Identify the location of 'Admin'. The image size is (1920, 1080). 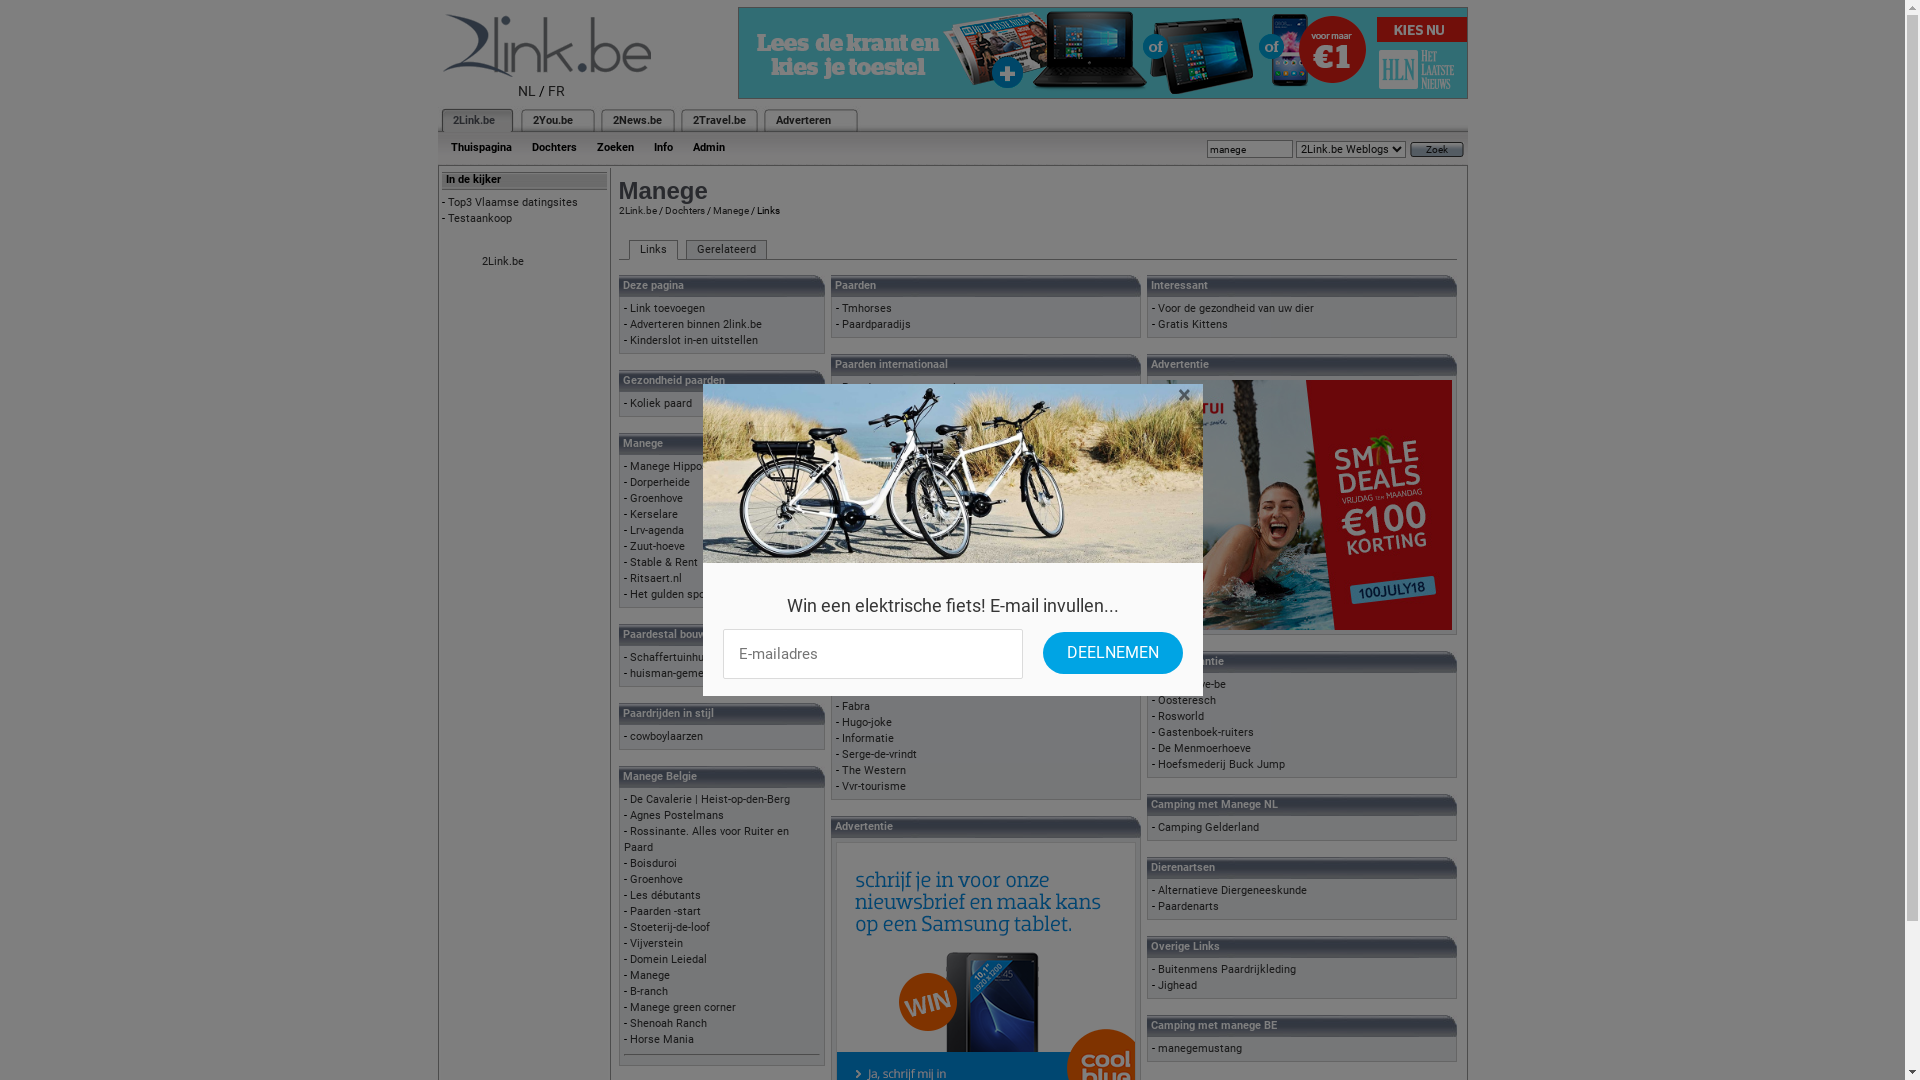
(681, 146).